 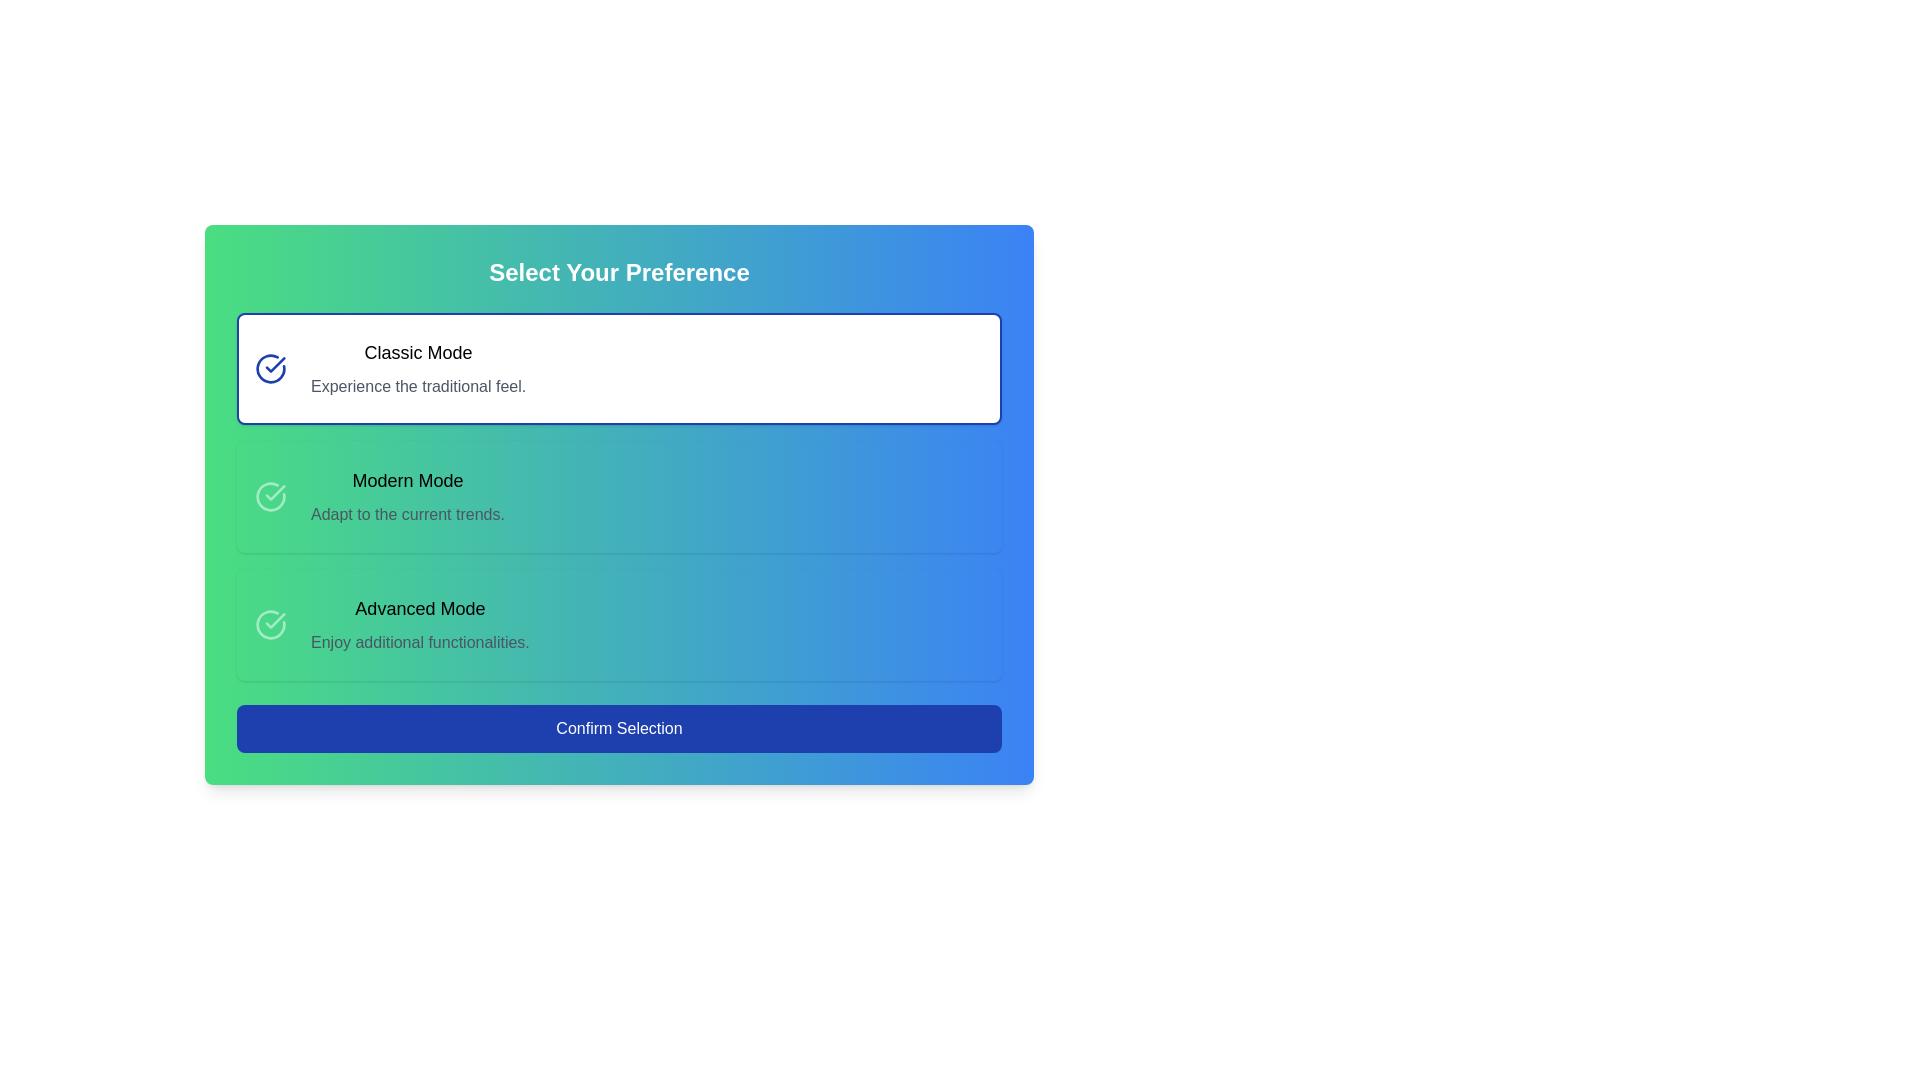 I want to click on the static text label providing additional information for the 'Classic Mode' option, located directly below its heading and aligned to its left edge, so click(x=417, y=386).